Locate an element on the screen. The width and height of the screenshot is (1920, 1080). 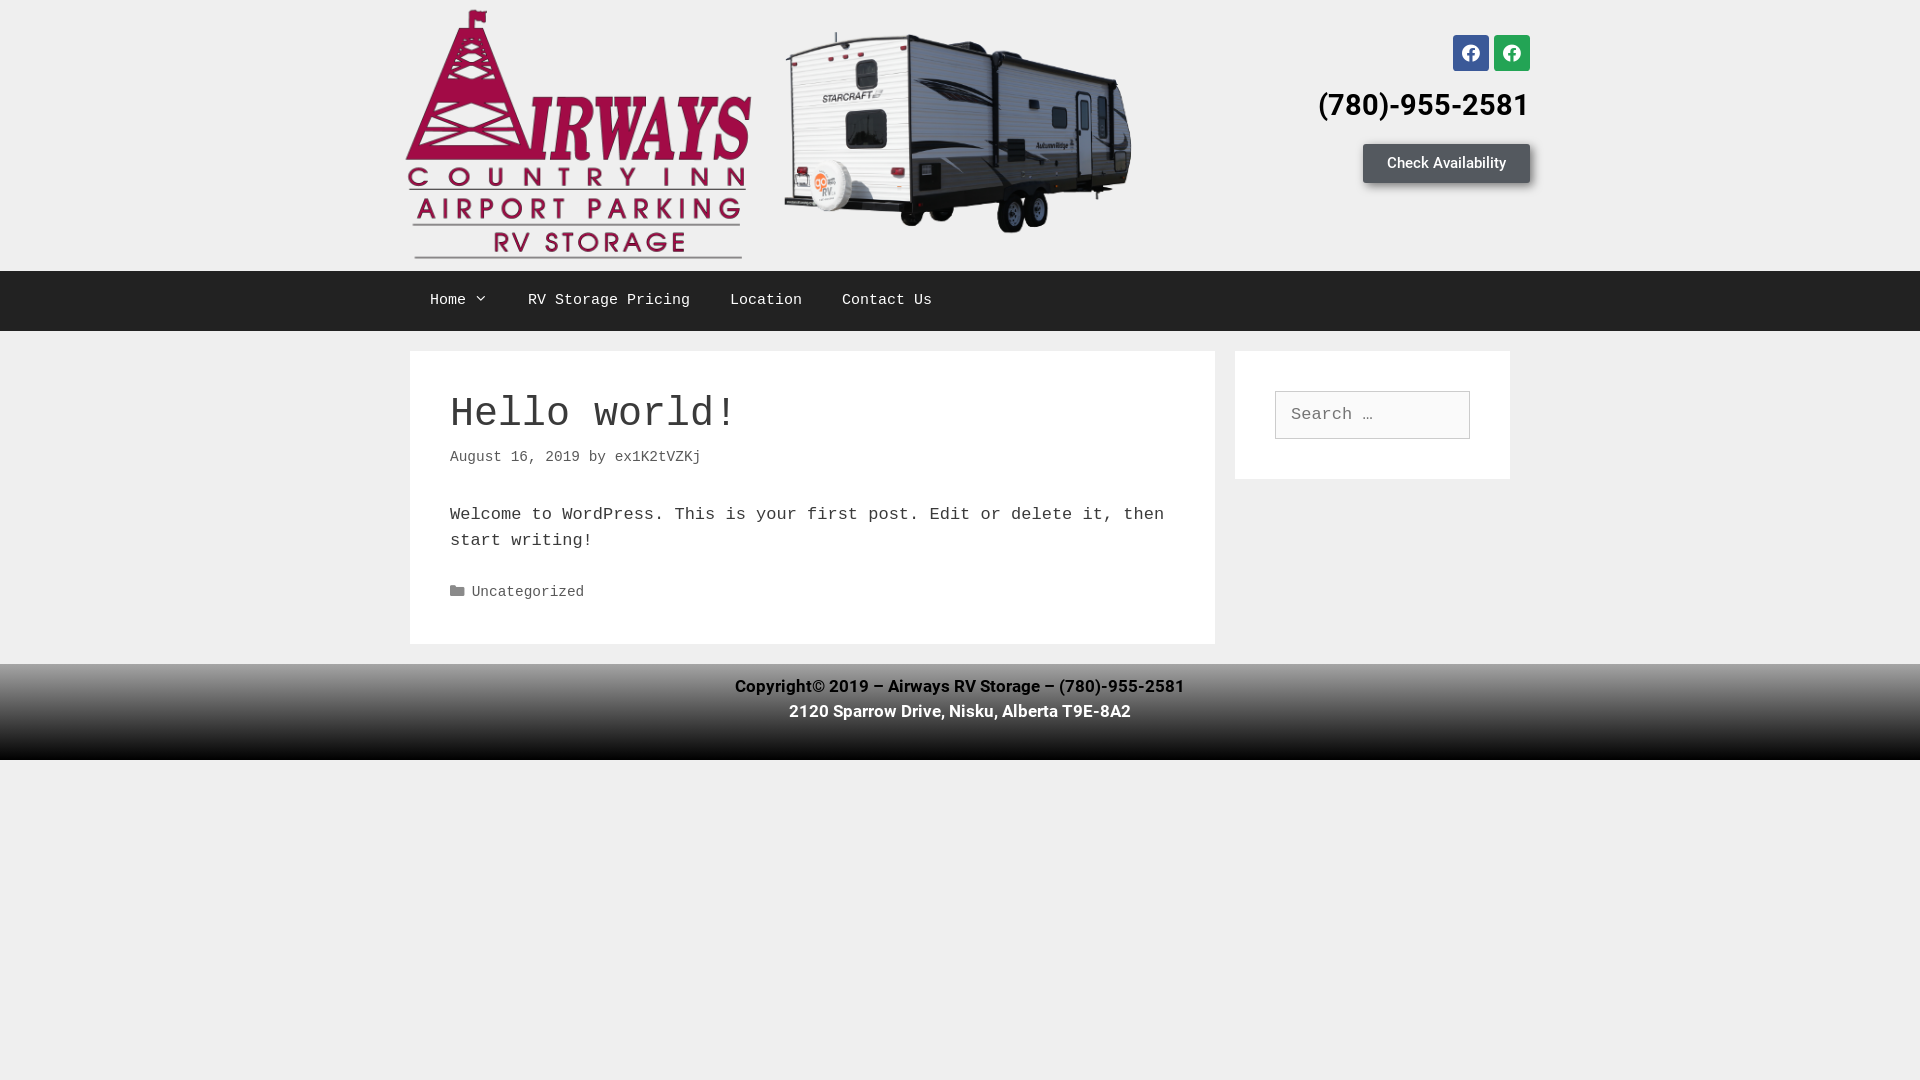
'(780)-955-2581' is located at coordinates (1423, 104).